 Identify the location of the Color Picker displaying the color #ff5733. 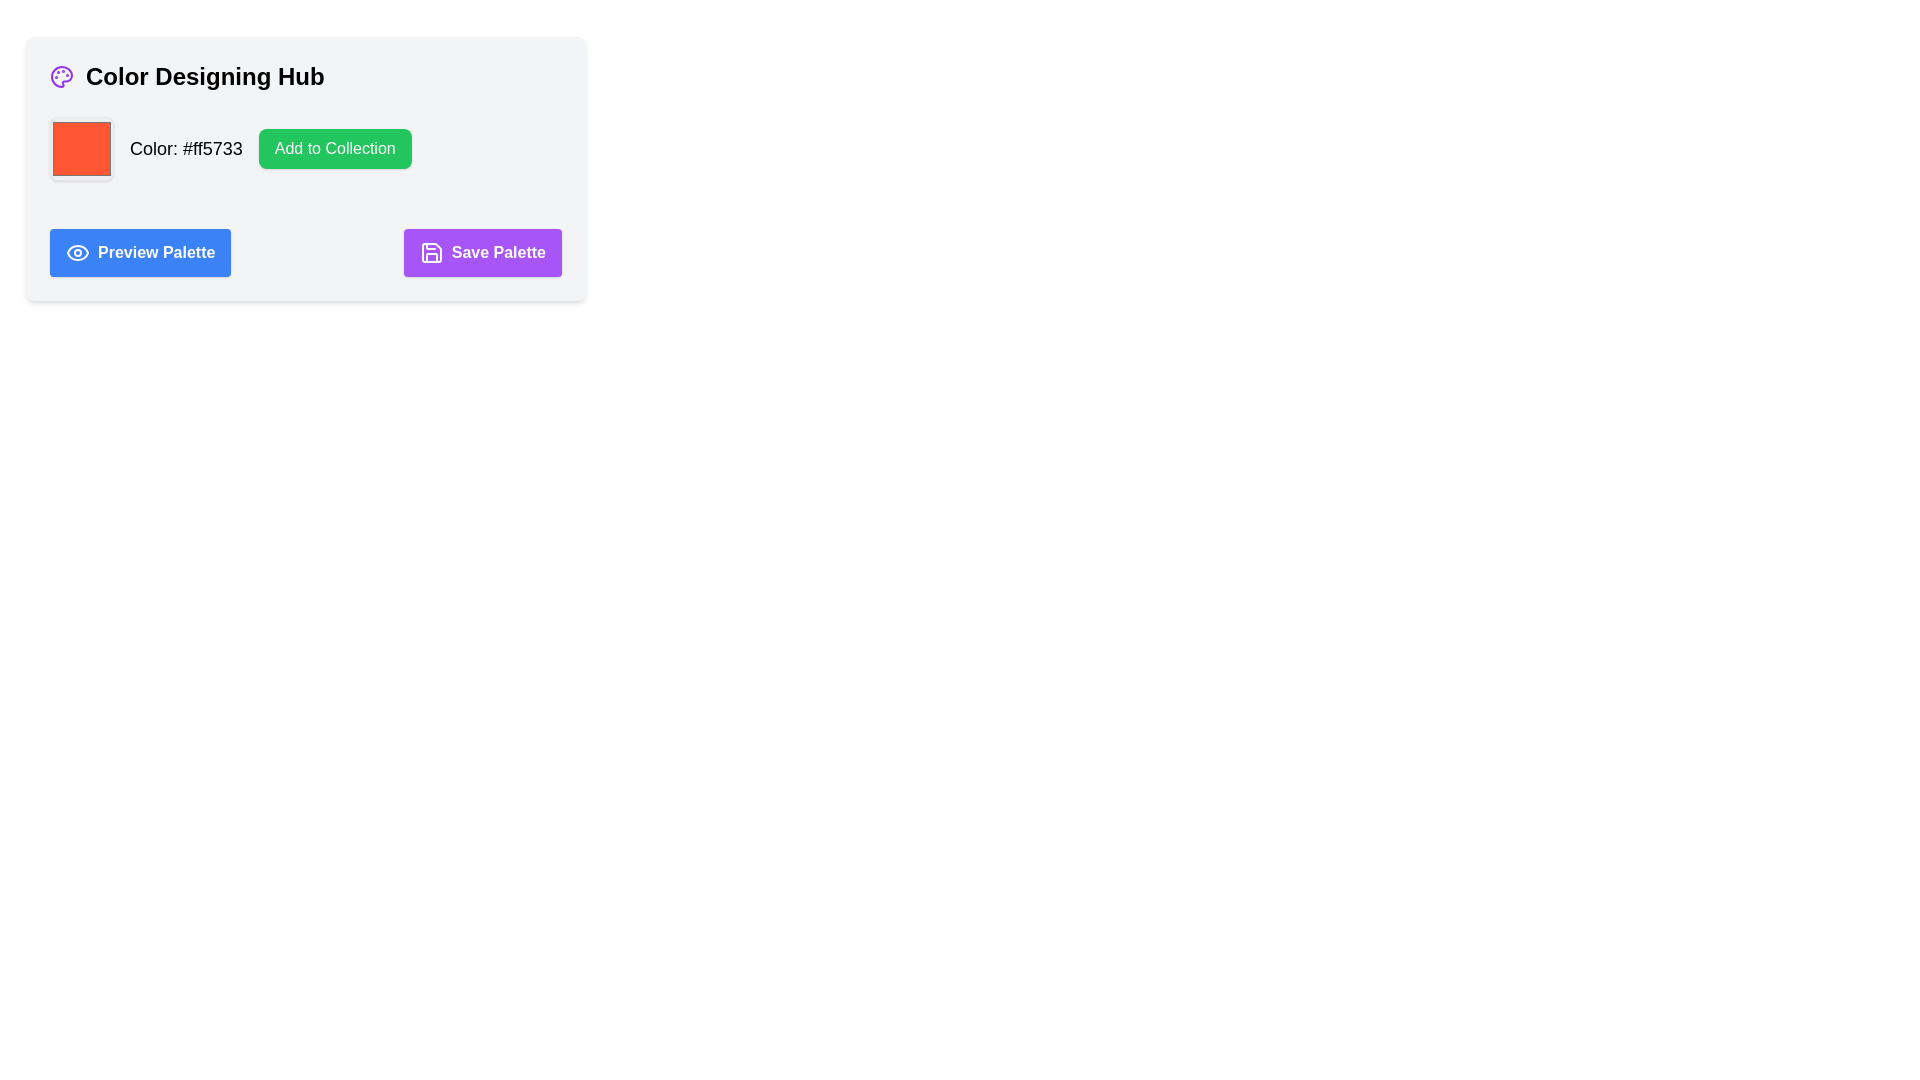
(80, 148).